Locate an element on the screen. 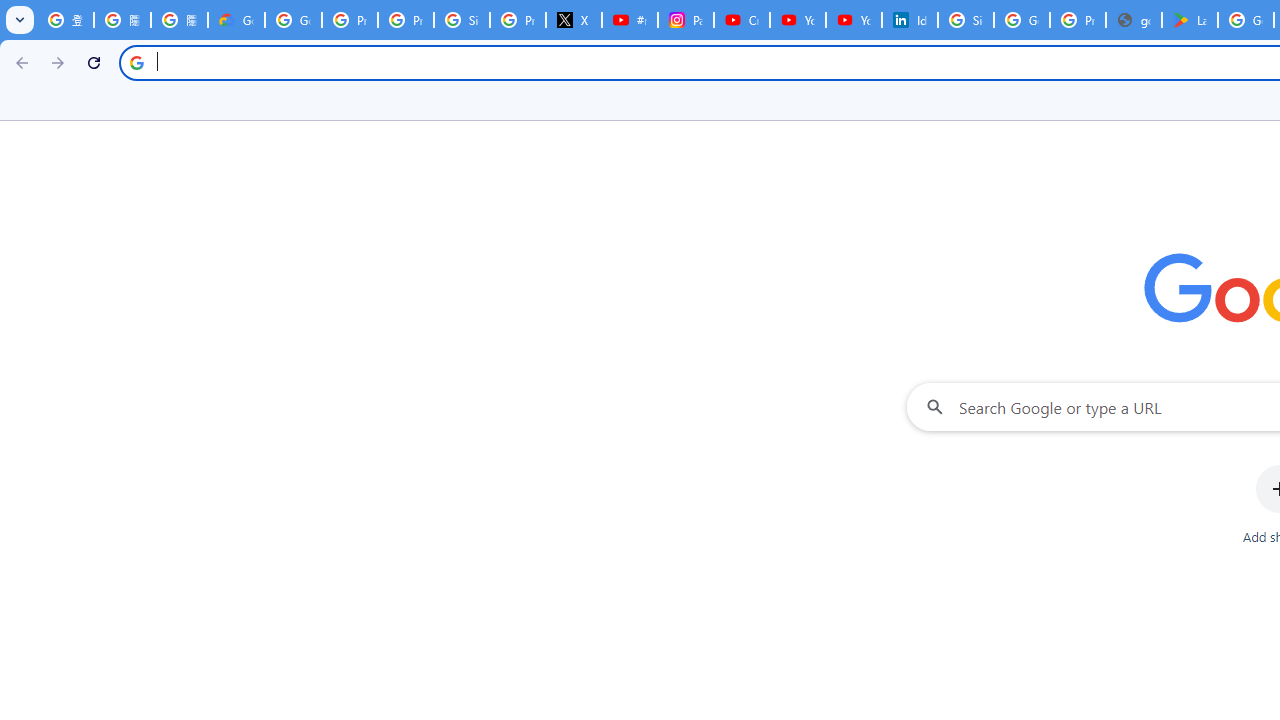  'Privacy Help Center - Policies Help' is located at coordinates (404, 20).